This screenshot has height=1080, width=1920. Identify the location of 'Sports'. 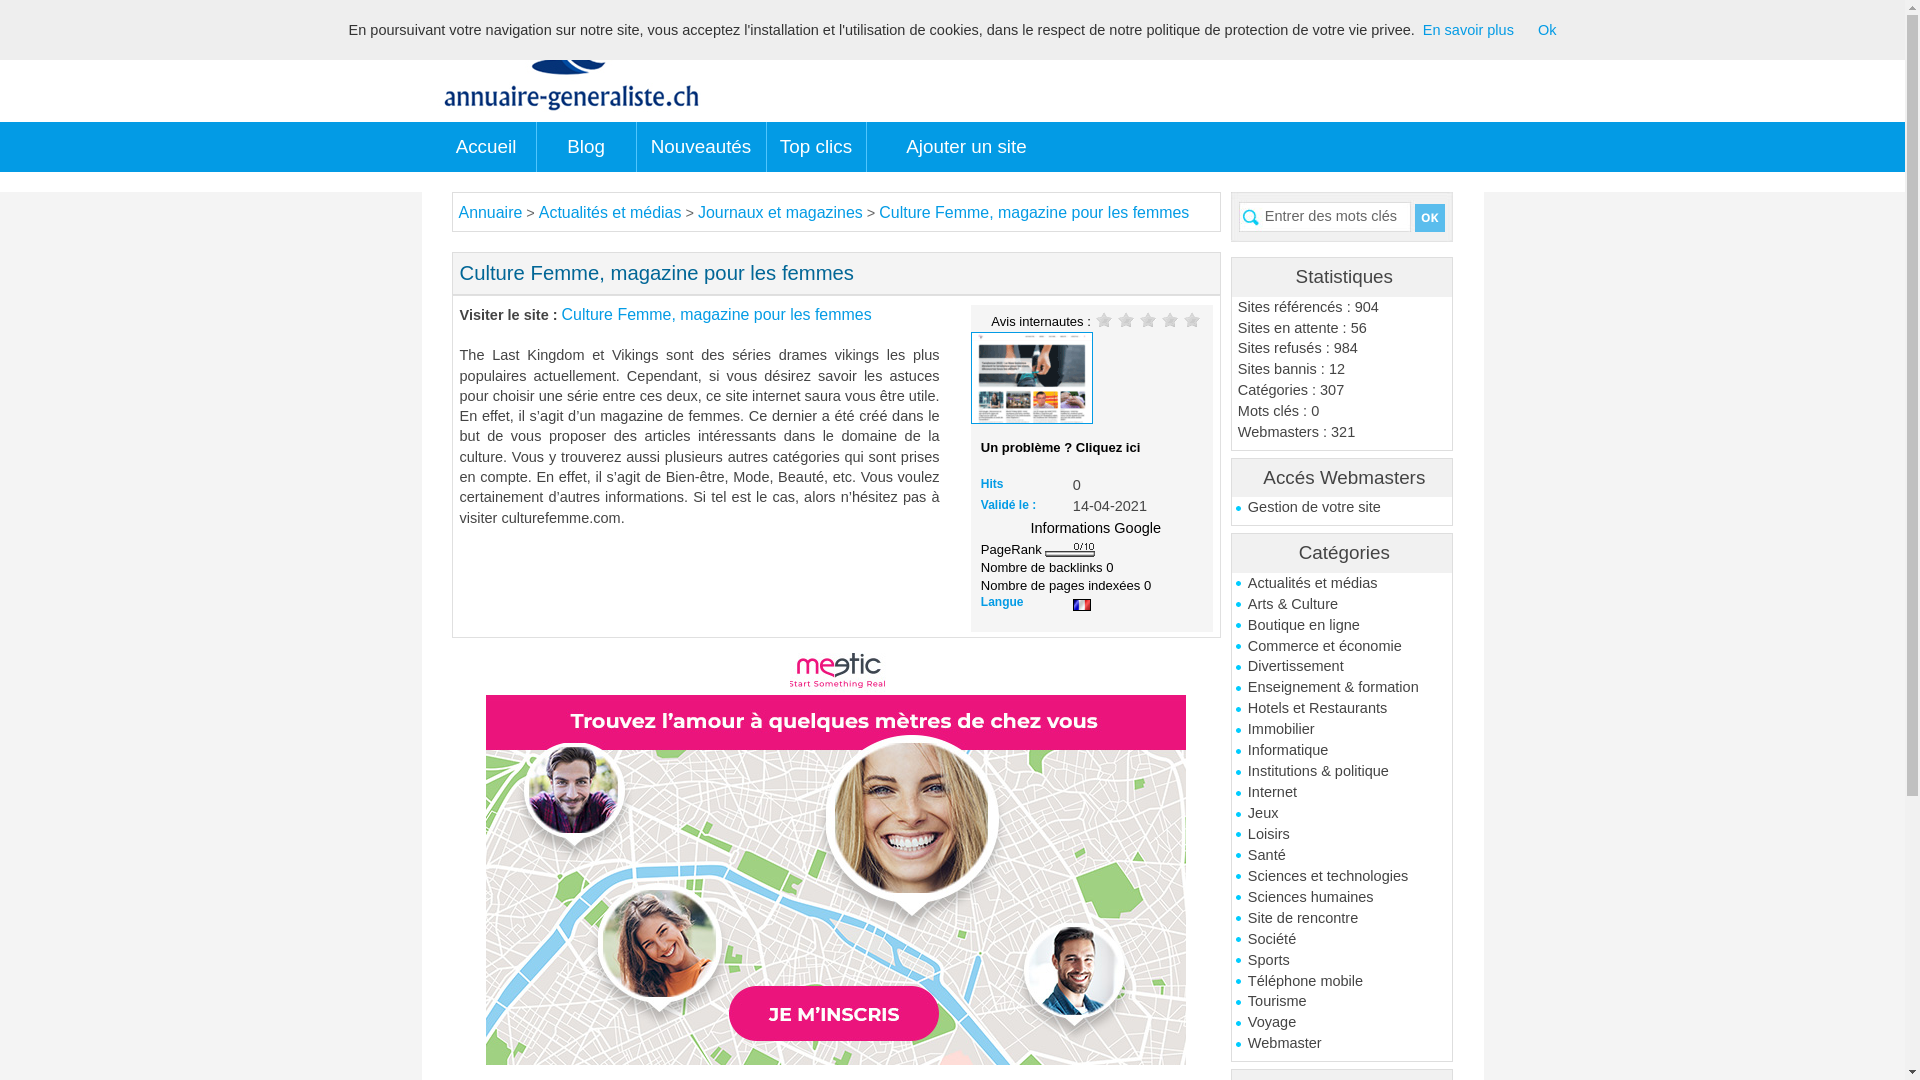
(1342, 959).